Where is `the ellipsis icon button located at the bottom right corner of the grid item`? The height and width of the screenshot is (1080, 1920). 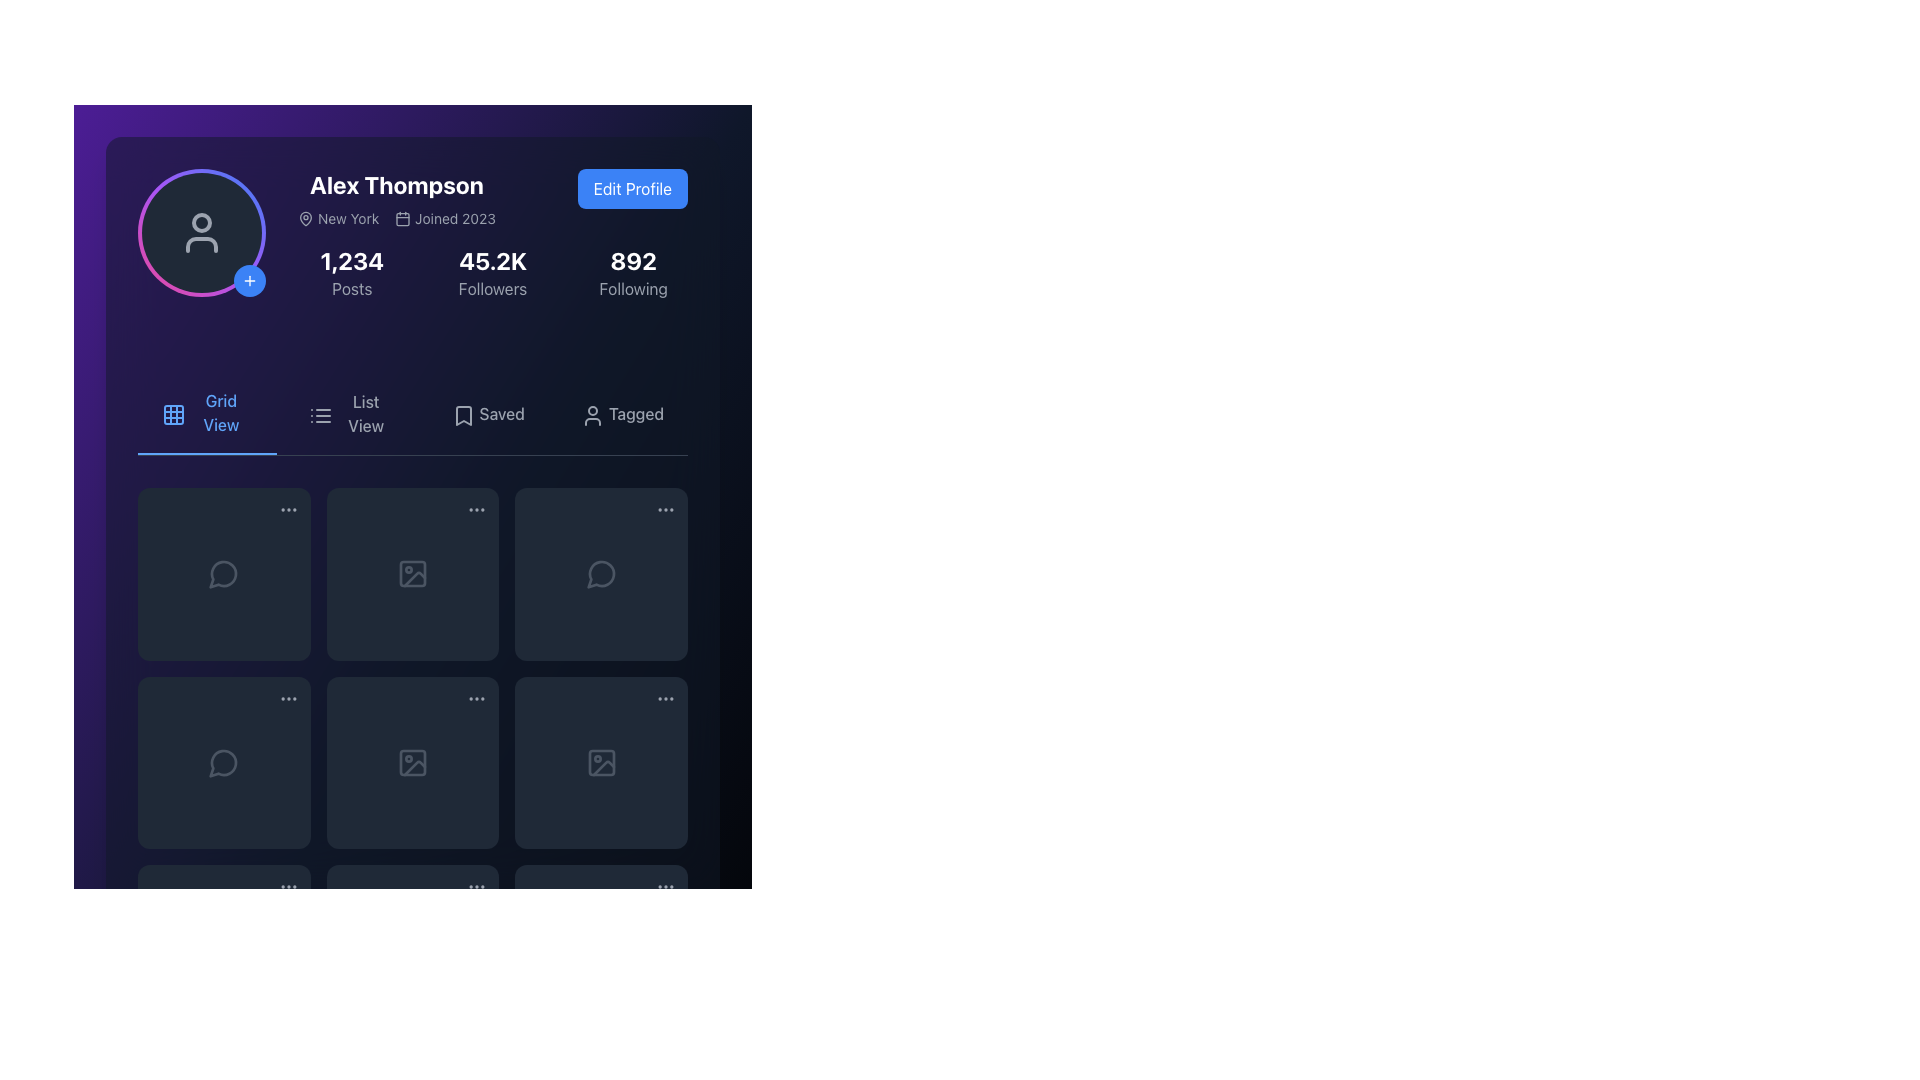 the ellipsis icon button located at the bottom right corner of the grid item is located at coordinates (476, 697).